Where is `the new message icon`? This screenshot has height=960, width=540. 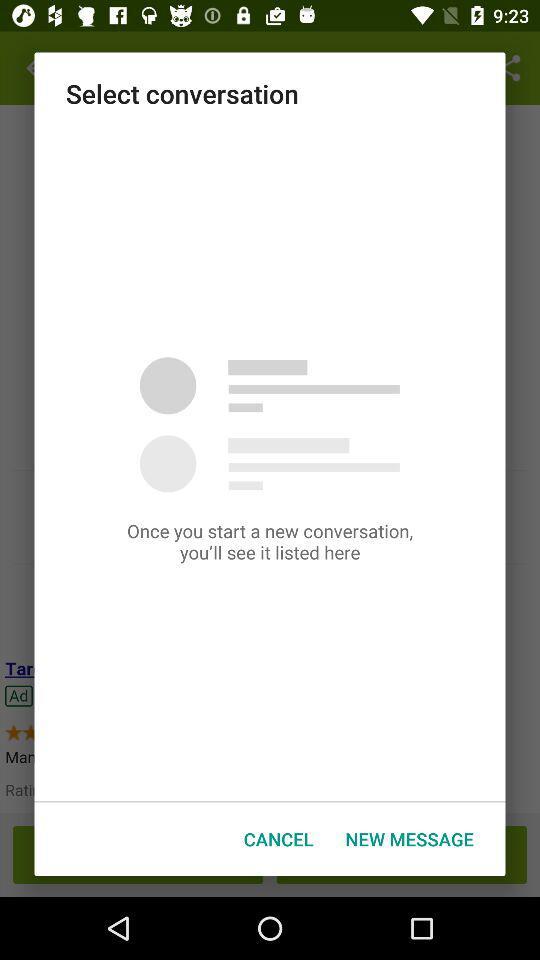
the new message icon is located at coordinates (408, 839).